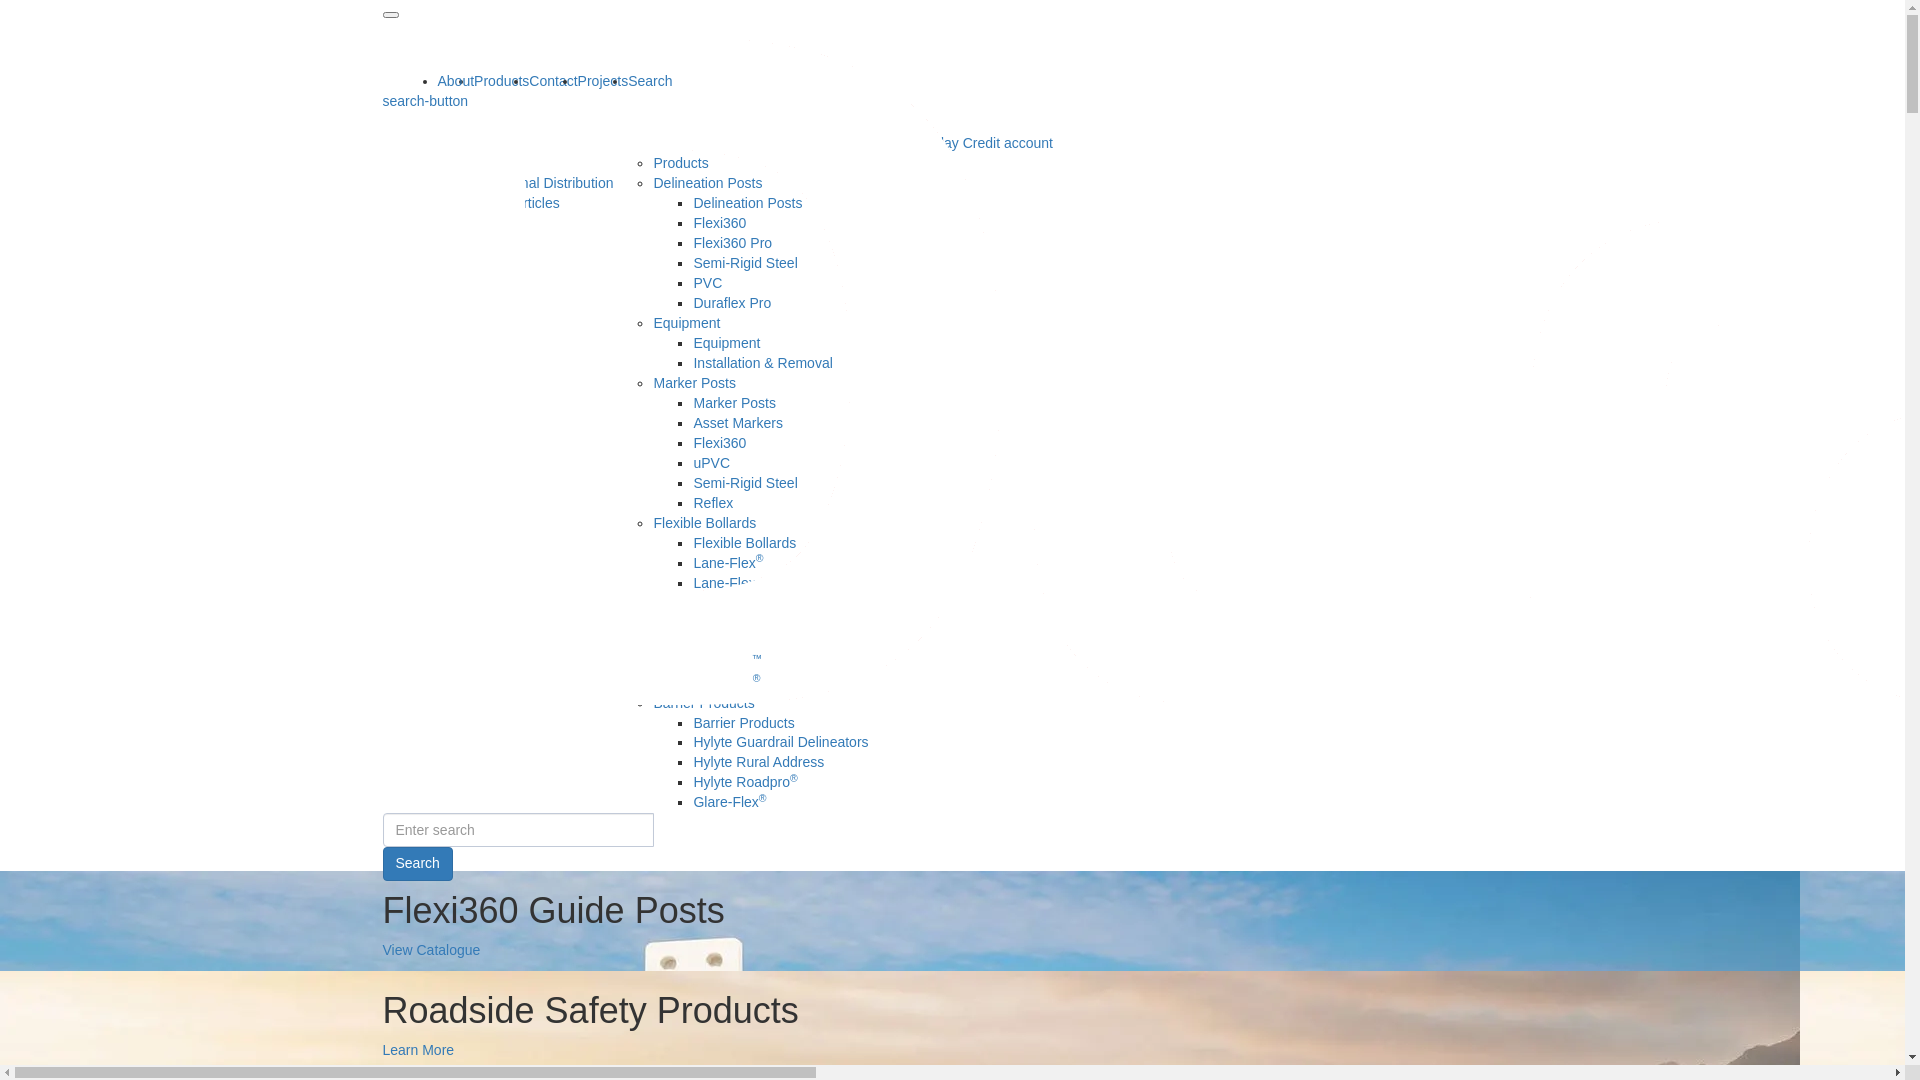  I want to click on 'Projects', so click(602, 80).